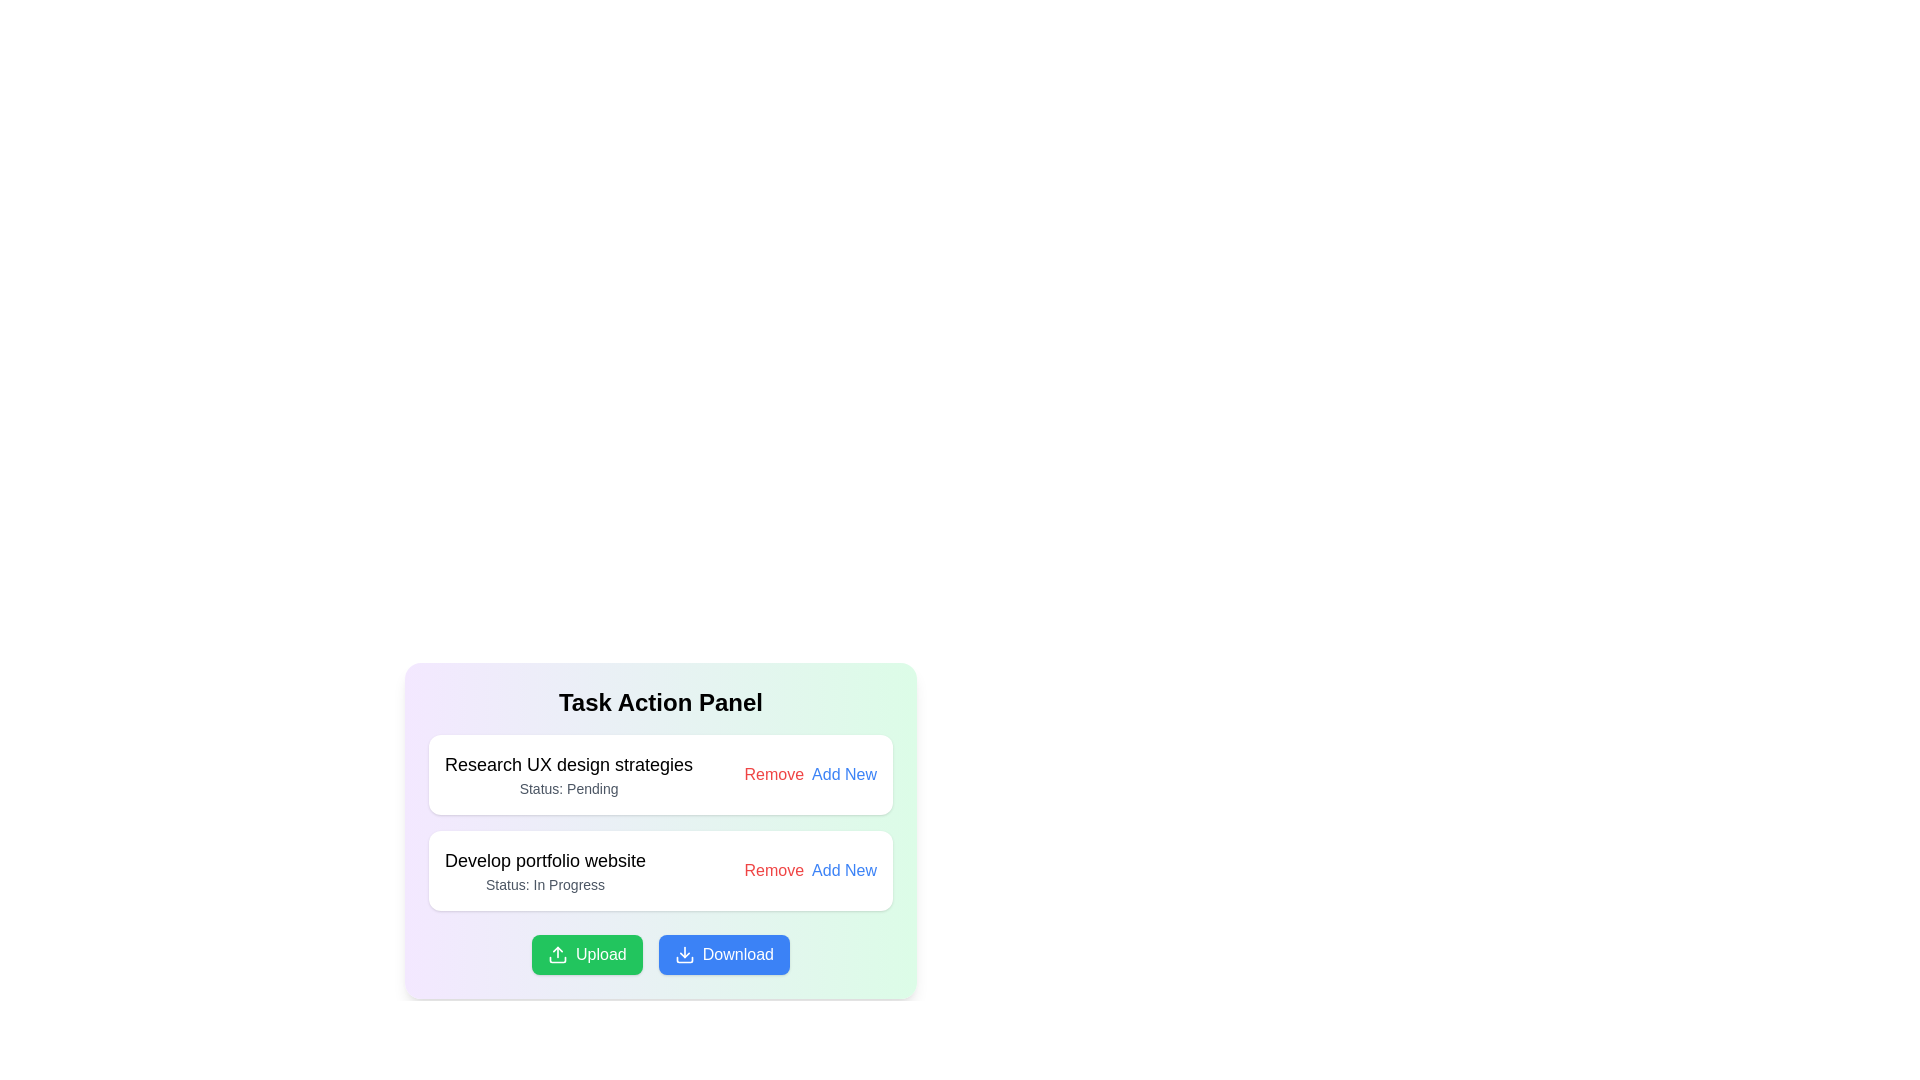 The image size is (1920, 1080). Describe the element at coordinates (773, 774) in the screenshot. I see `the remove task button located on the right side of the first task box in the 'Task Action Panel'` at that location.